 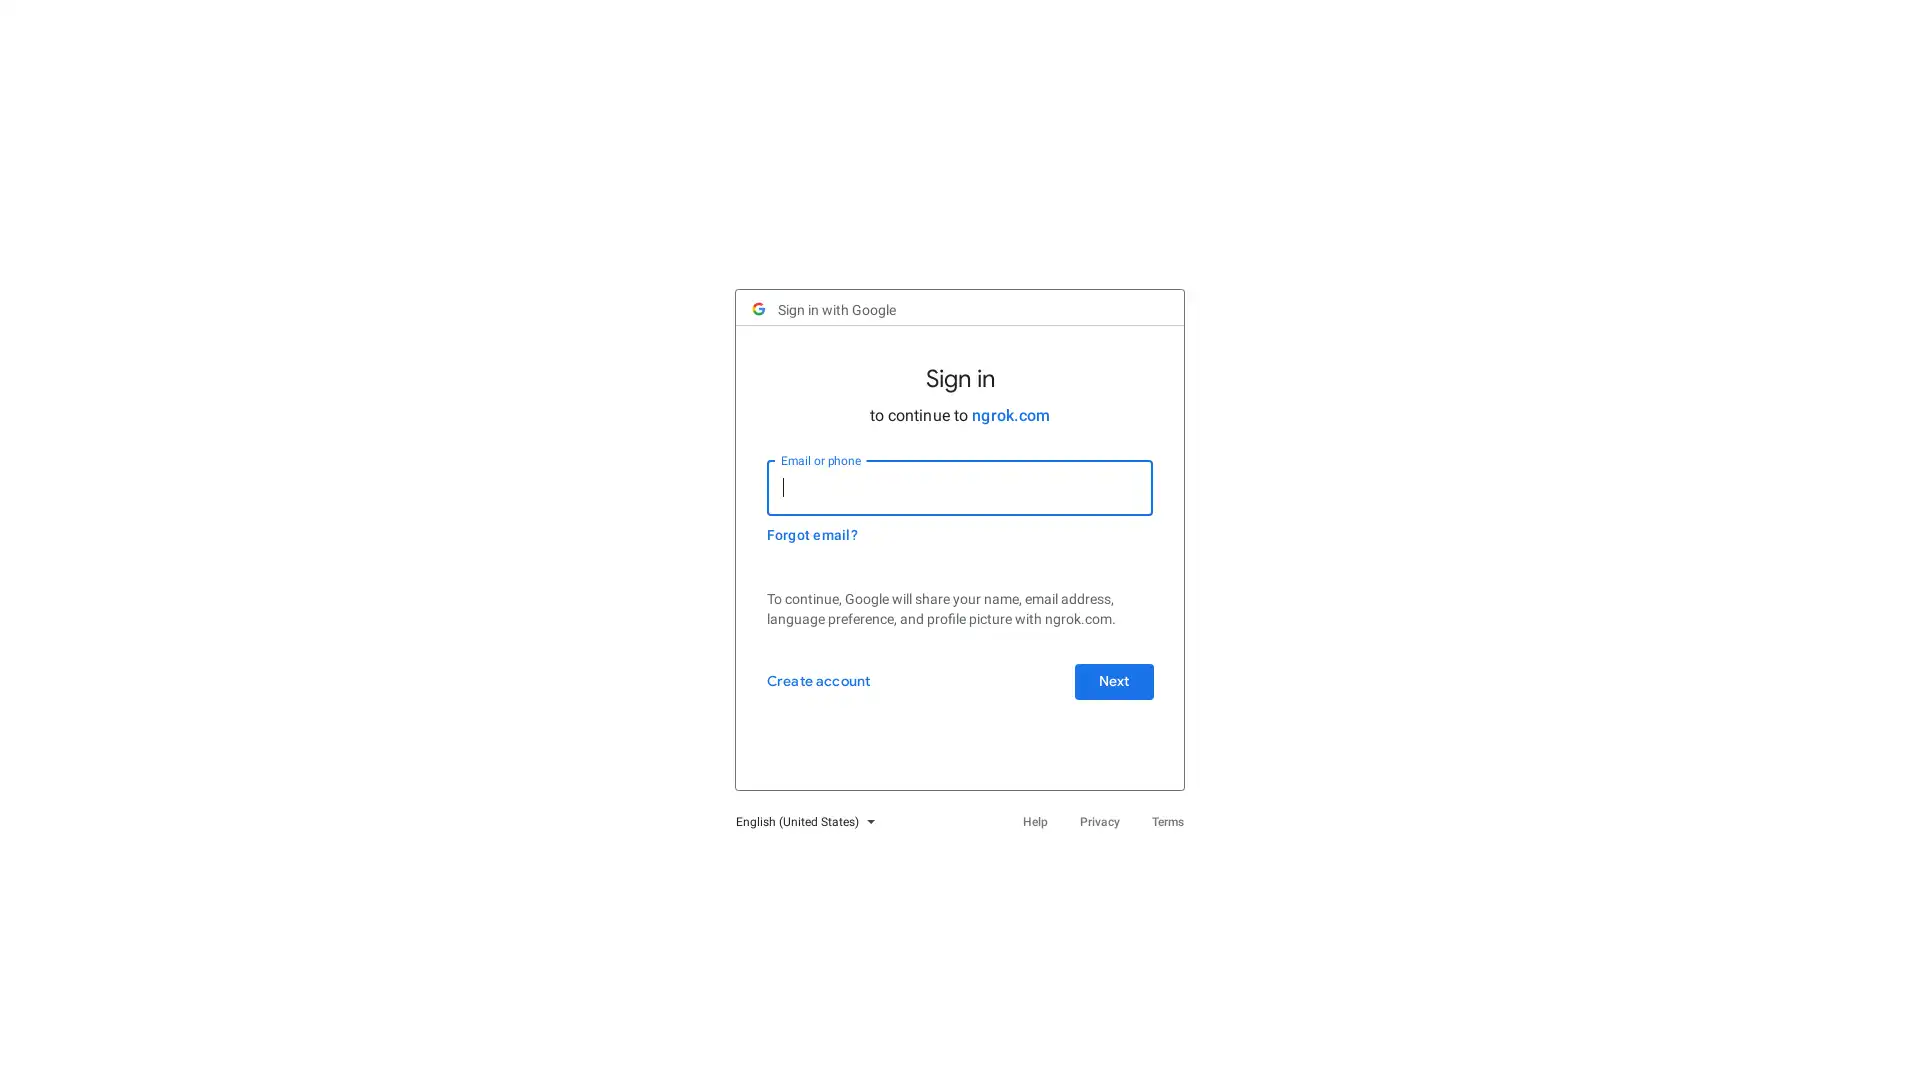 I want to click on Create account, so click(x=827, y=693).